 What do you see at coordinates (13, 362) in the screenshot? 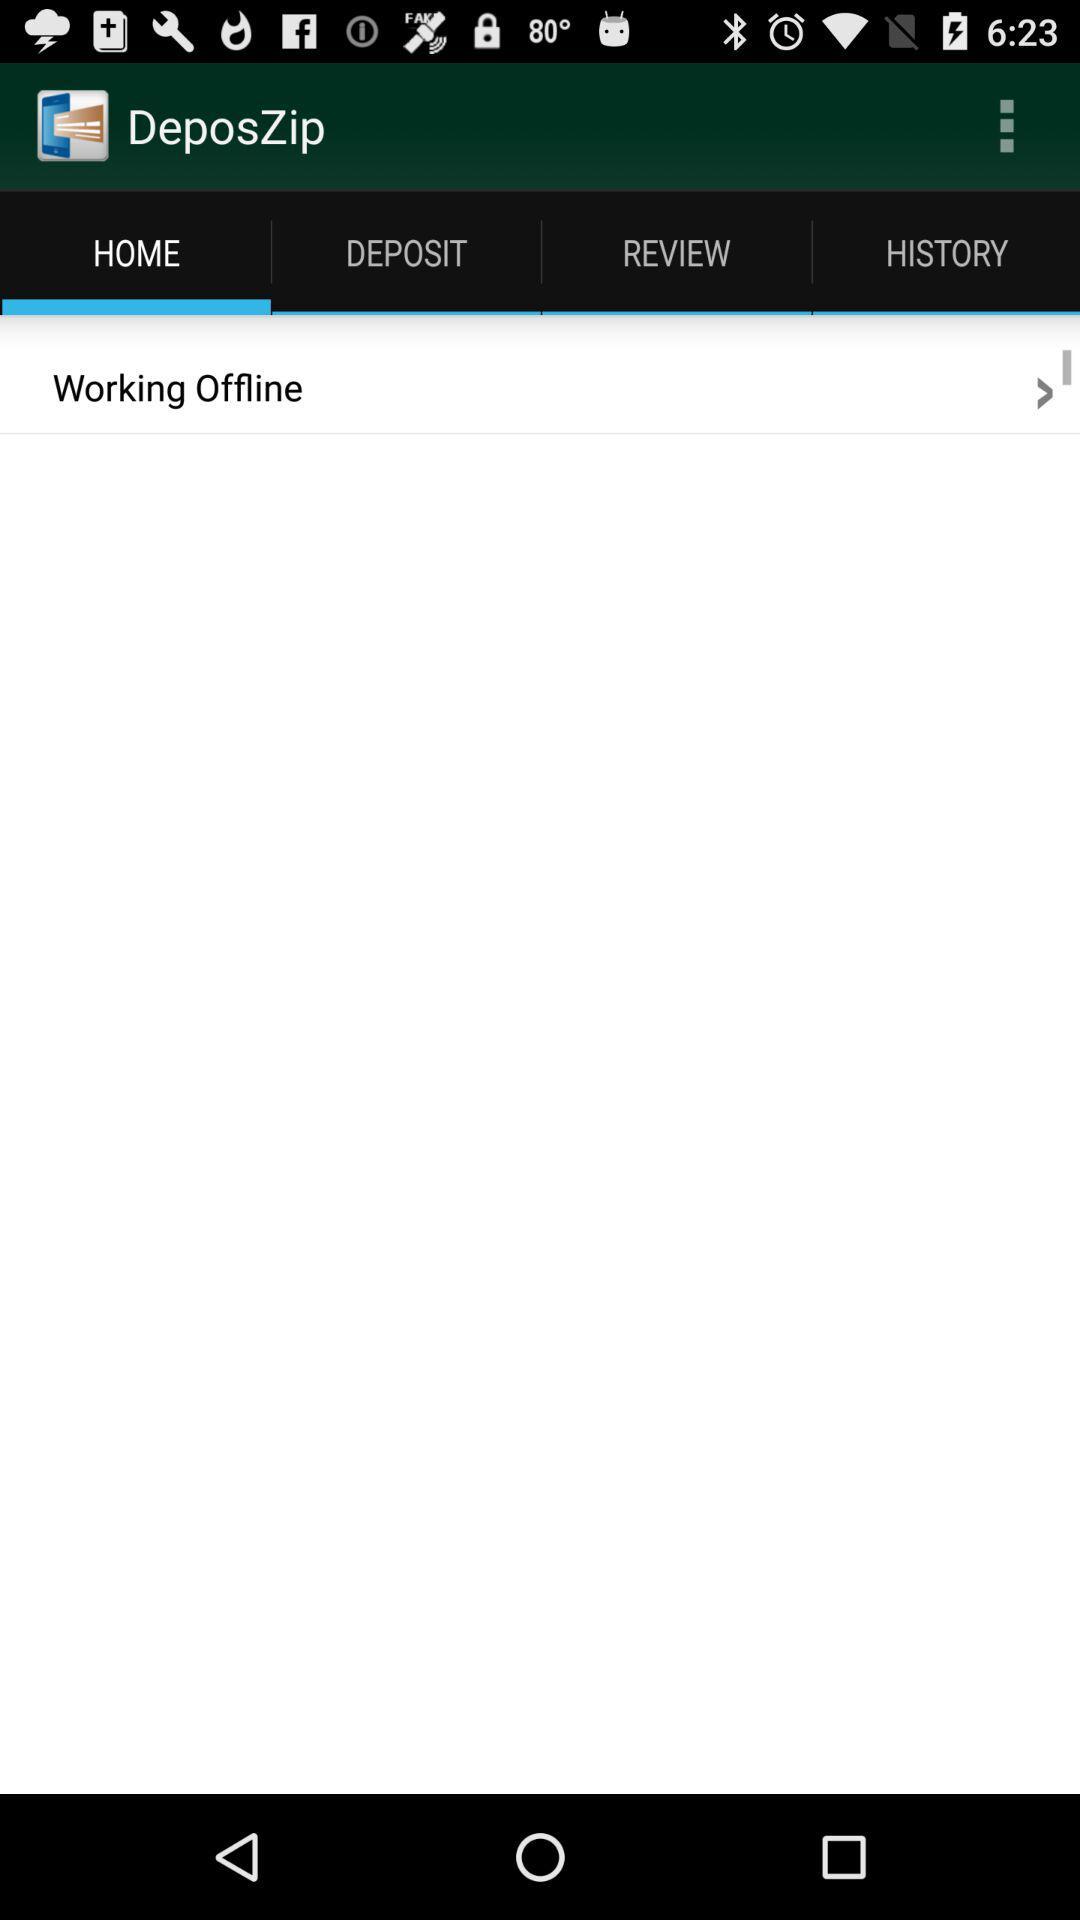
I see `the icon to the left of working offline icon` at bounding box center [13, 362].